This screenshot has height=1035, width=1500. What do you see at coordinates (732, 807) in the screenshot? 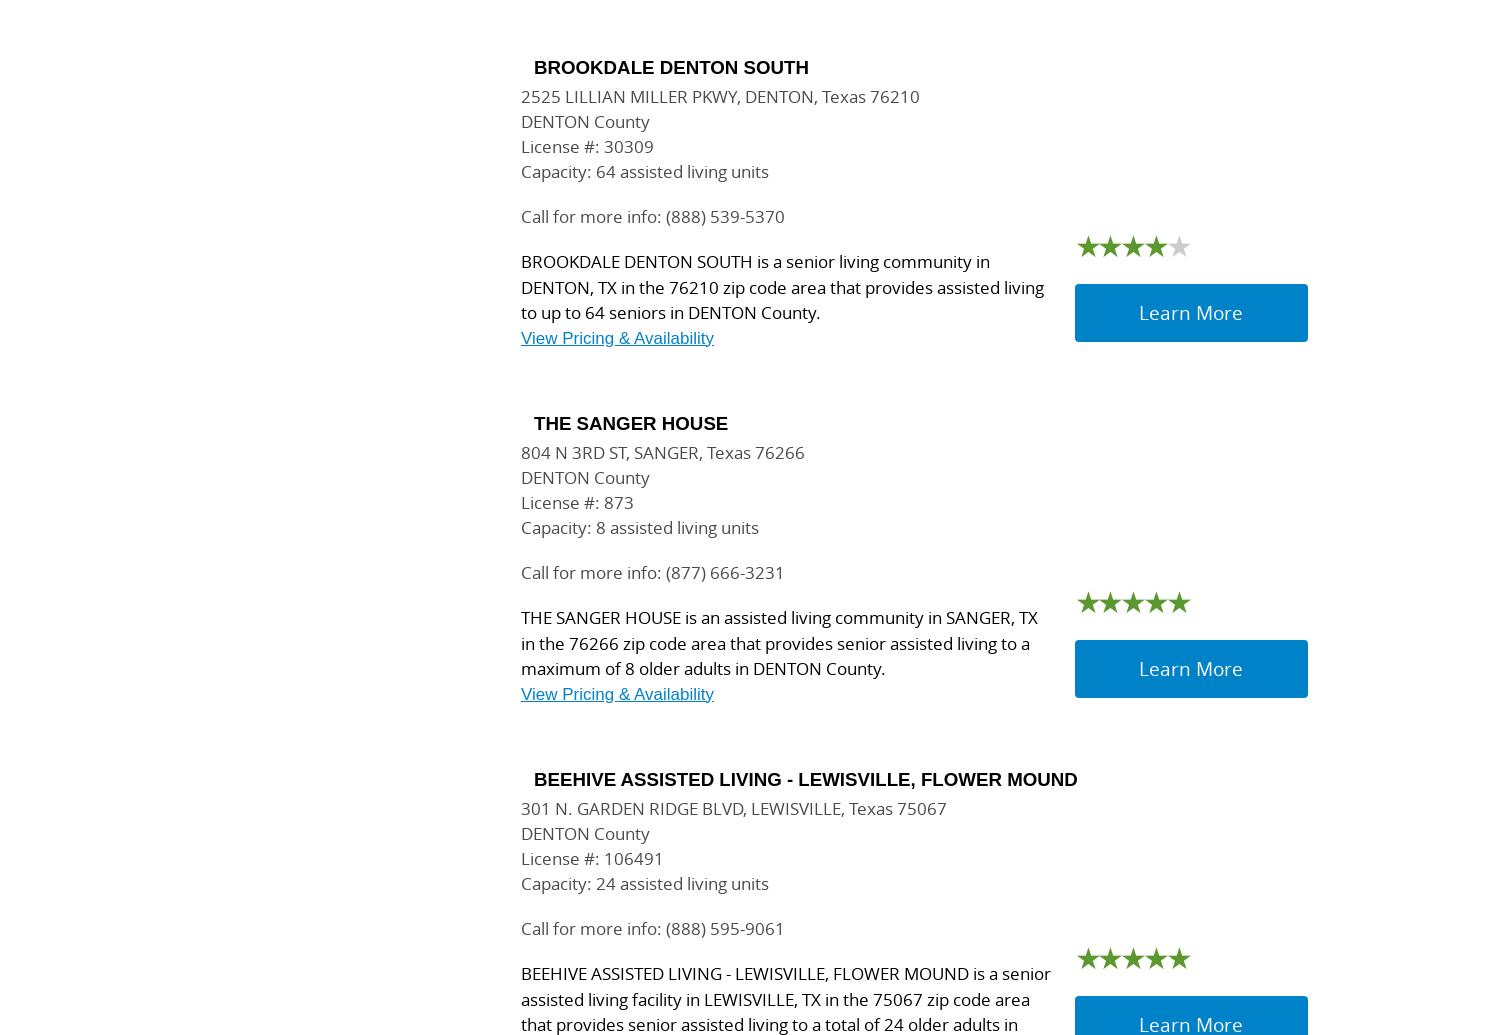
I see `'301 N. GARDEN RIDGE BLVD, LEWISVILLE, Texas 75067'` at bounding box center [732, 807].